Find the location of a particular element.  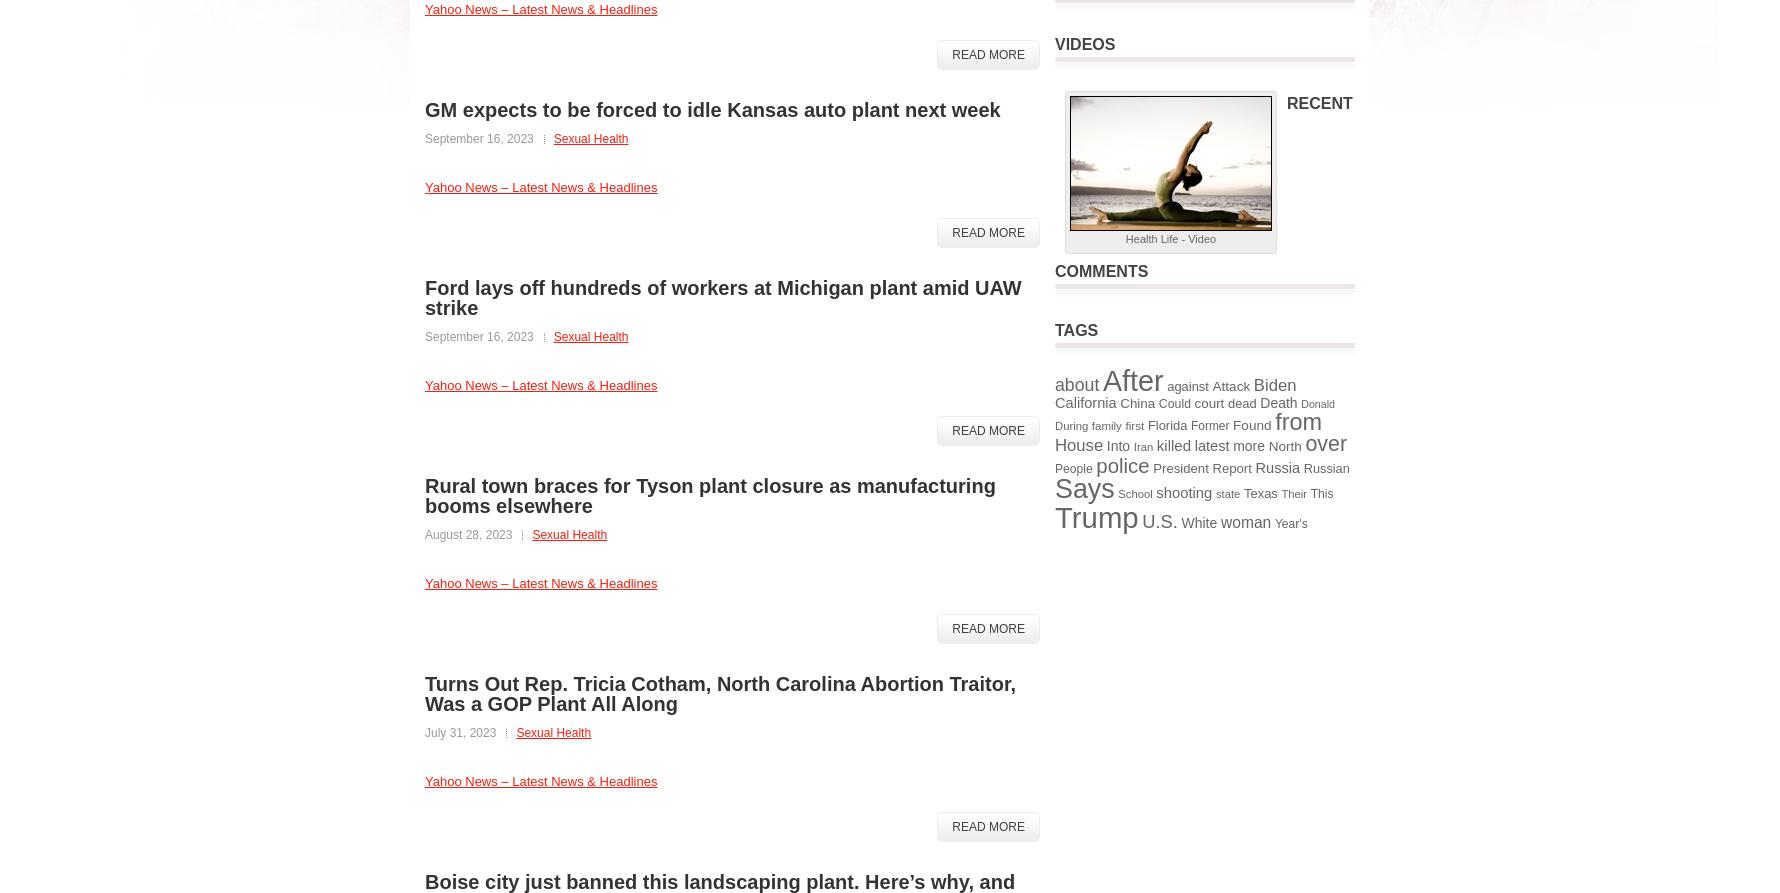

'Videos' is located at coordinates (1085, 44).